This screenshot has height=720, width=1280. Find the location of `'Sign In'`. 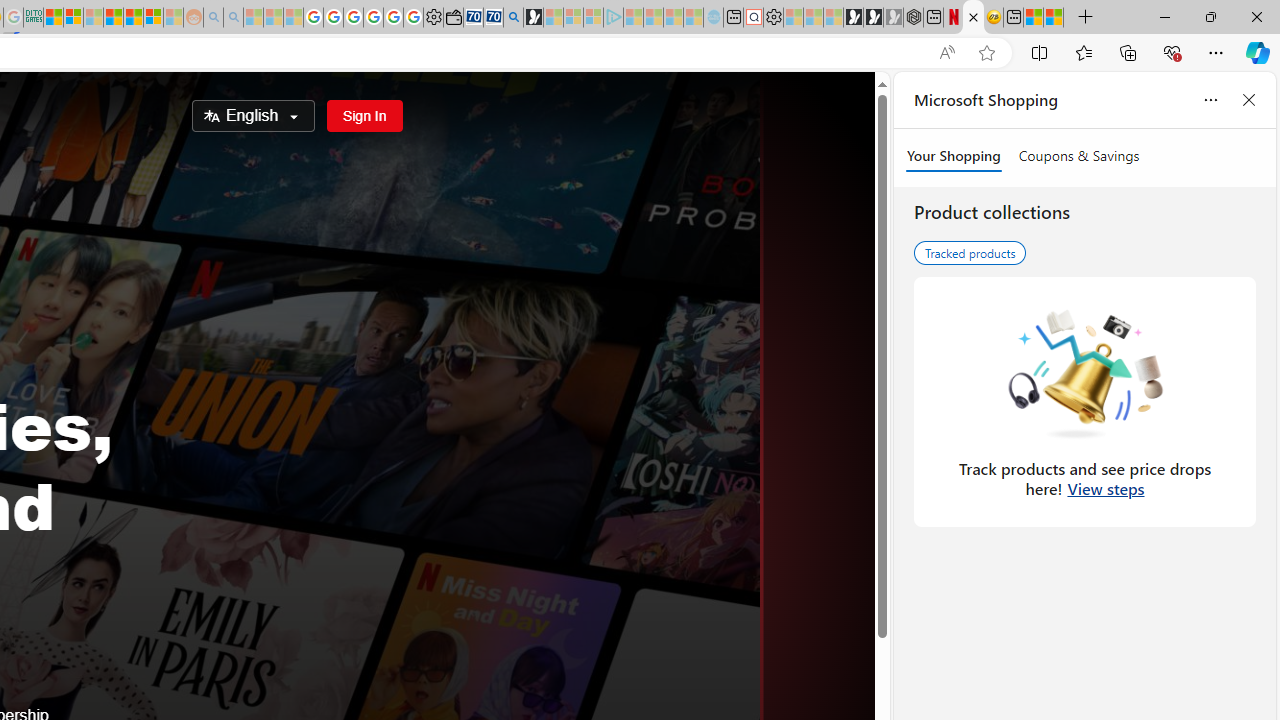

'Sign In' is located at coordinates (364, 115).